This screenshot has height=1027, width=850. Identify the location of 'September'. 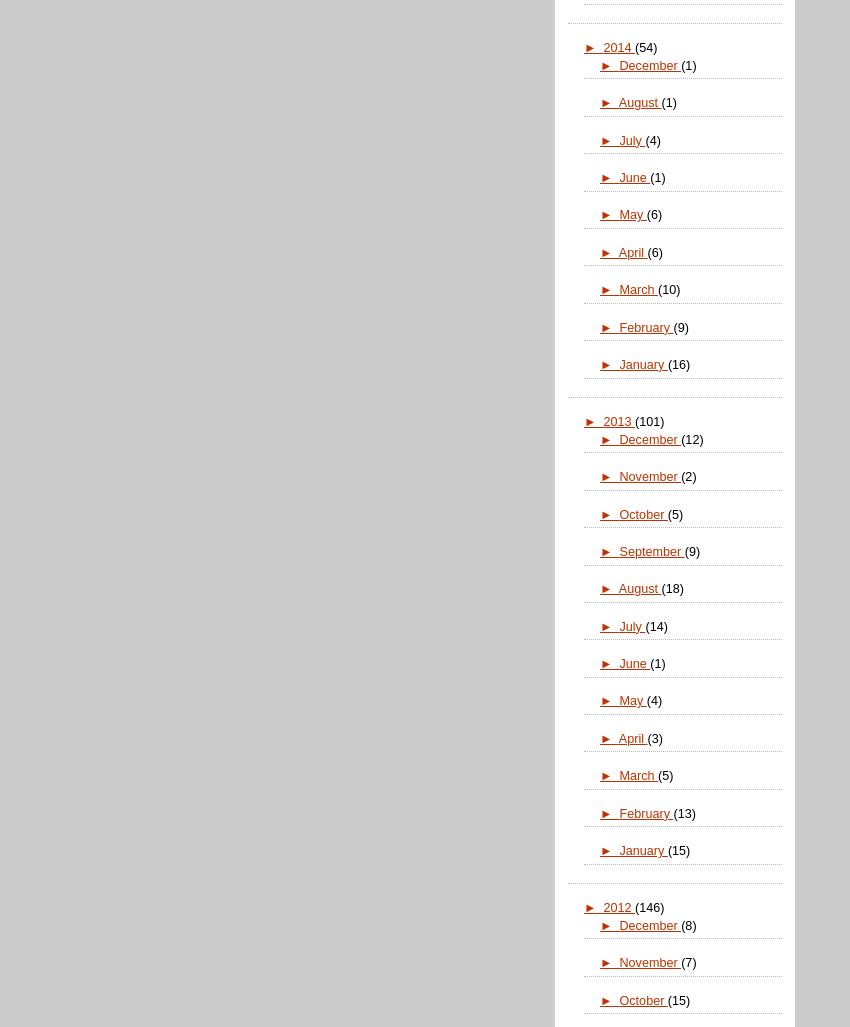
(651, 549).